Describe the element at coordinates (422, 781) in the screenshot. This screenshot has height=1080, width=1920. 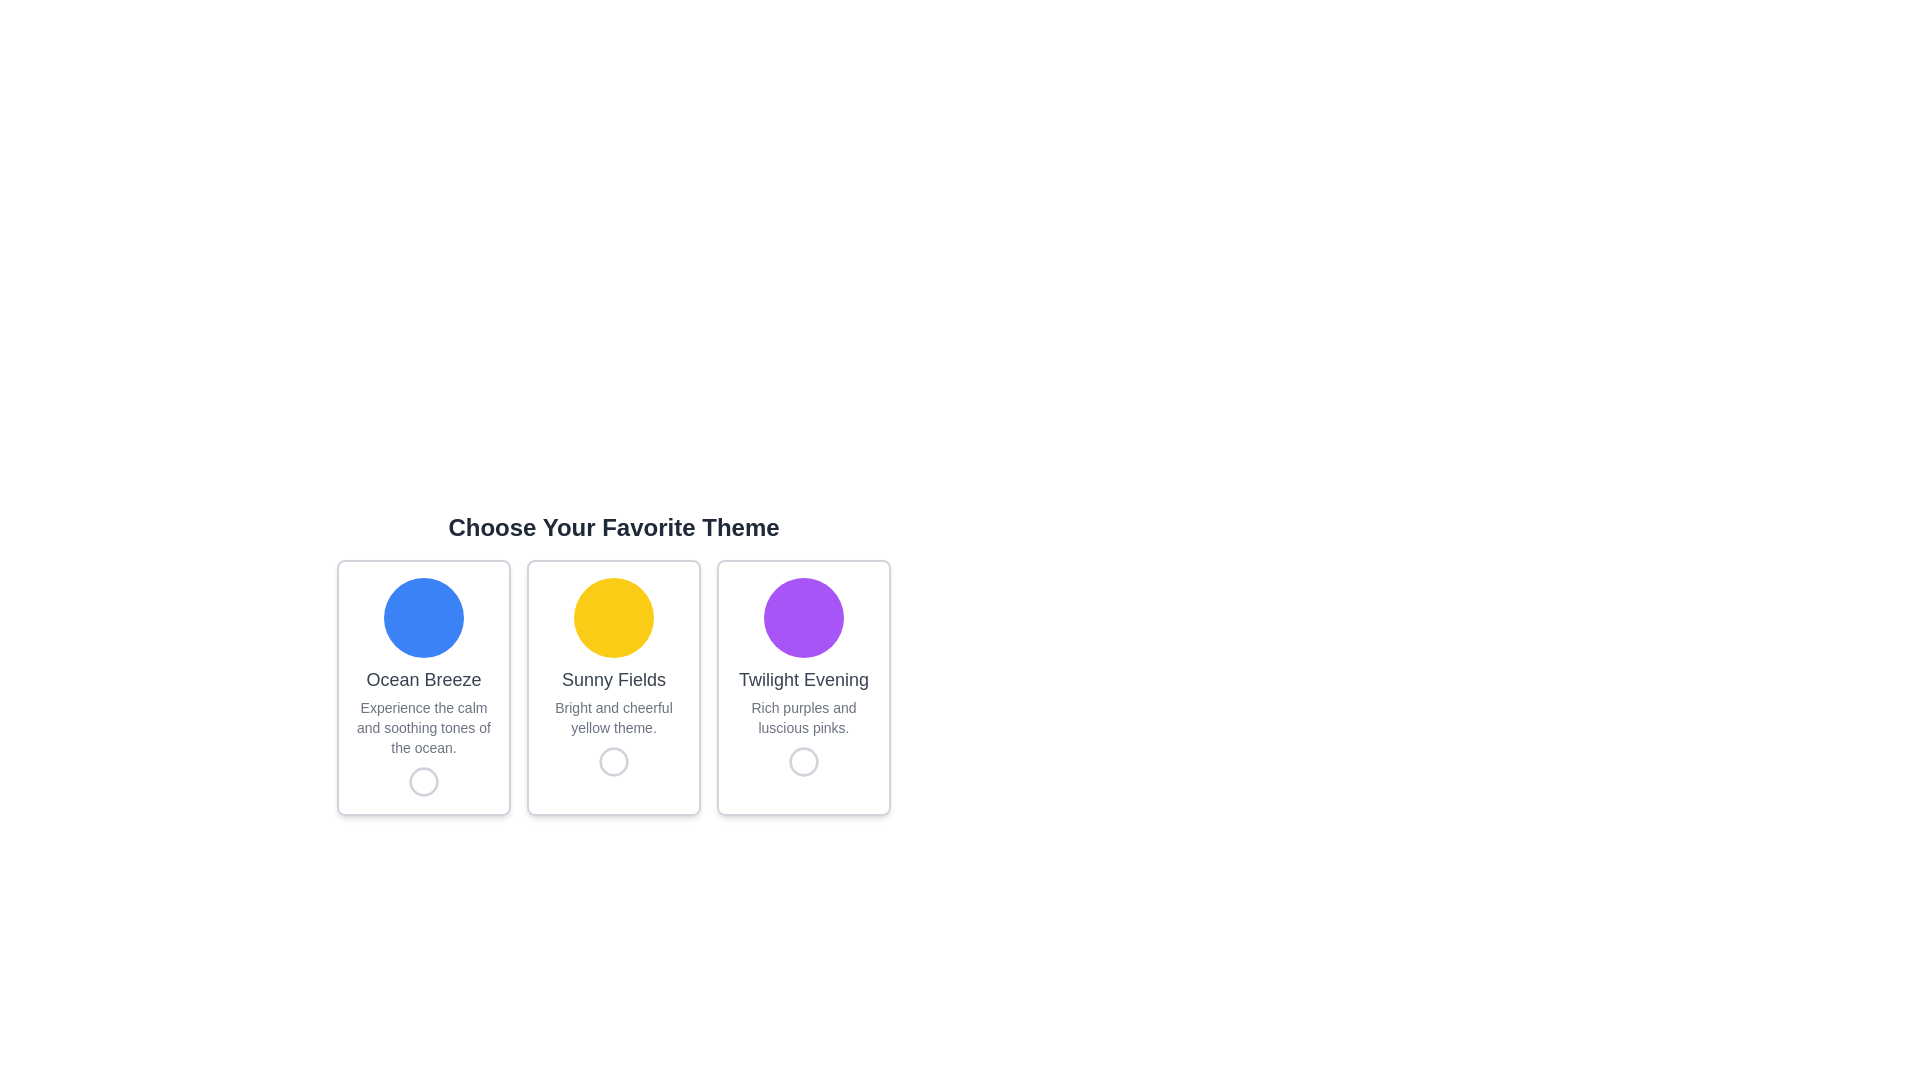
I see `the first gray circle indicator beneath the 'Ocean Breeze' theme option to make a selection` at that location.